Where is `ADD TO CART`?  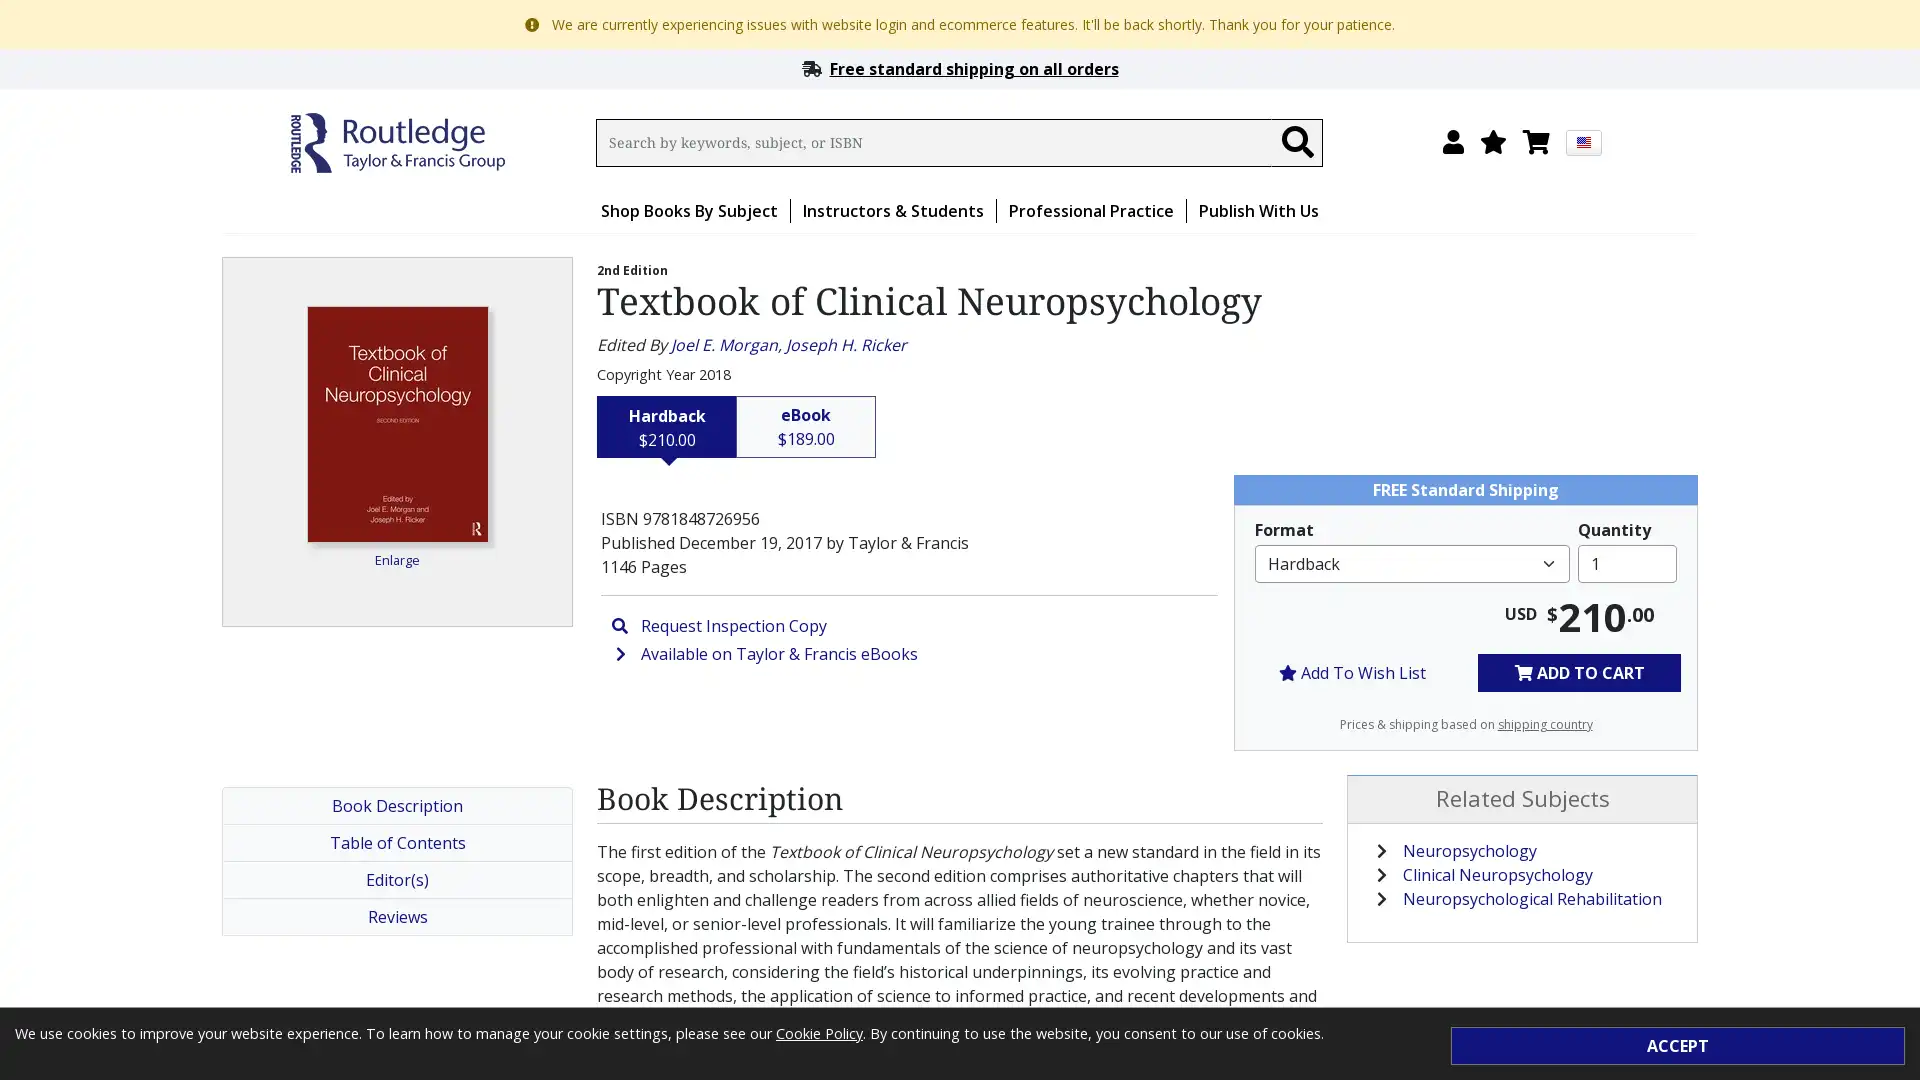
ADD TO CART is located at coordinates (1578, 672).